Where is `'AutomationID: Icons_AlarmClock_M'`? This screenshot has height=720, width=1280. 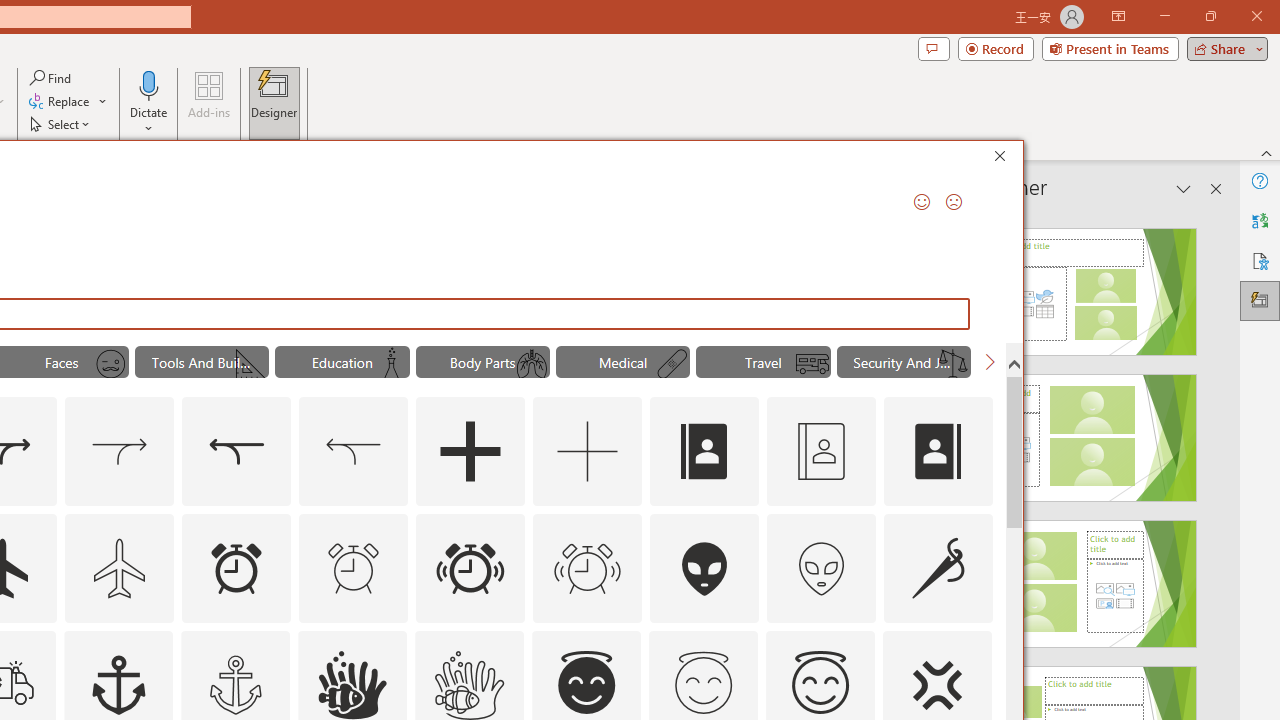 'AutomationID: Icons_AlarmClock_M' is located at coordinates (353, 568).